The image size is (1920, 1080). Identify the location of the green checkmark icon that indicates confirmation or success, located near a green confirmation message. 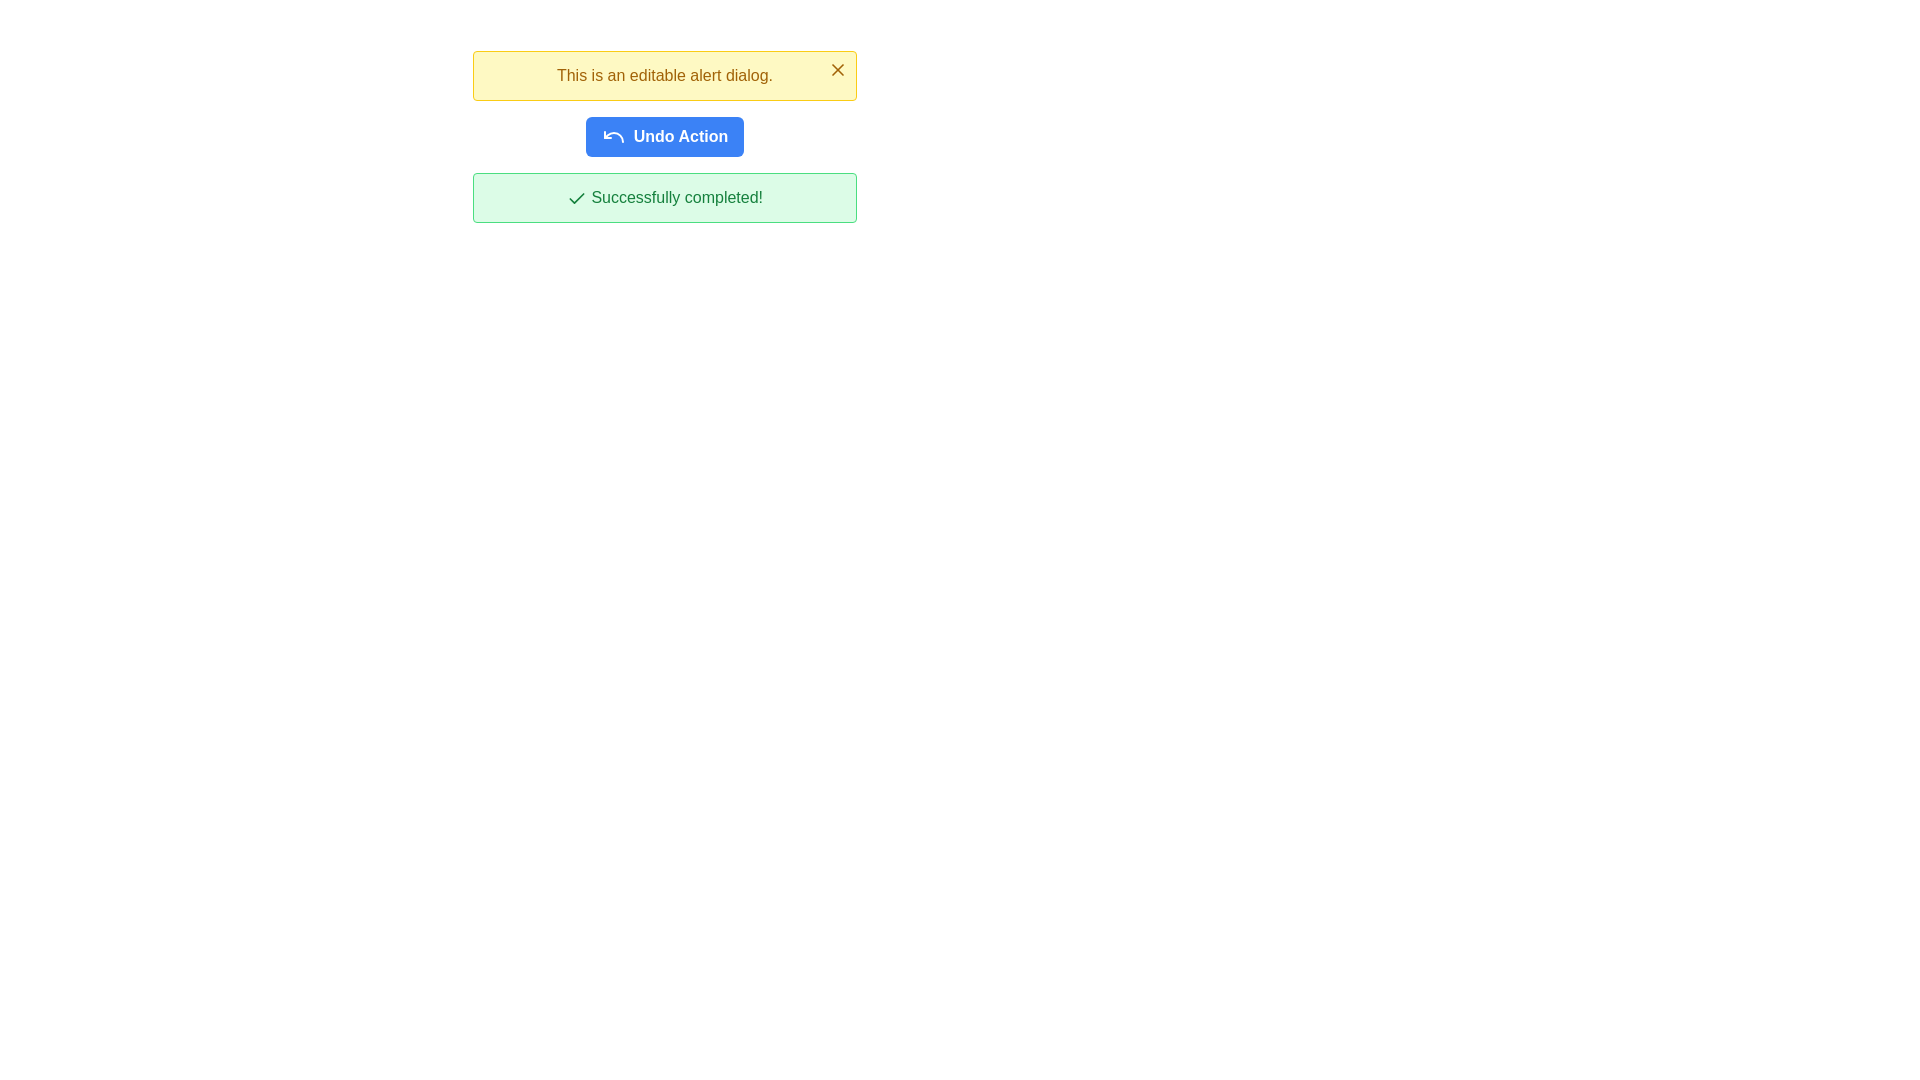
(575, 198).